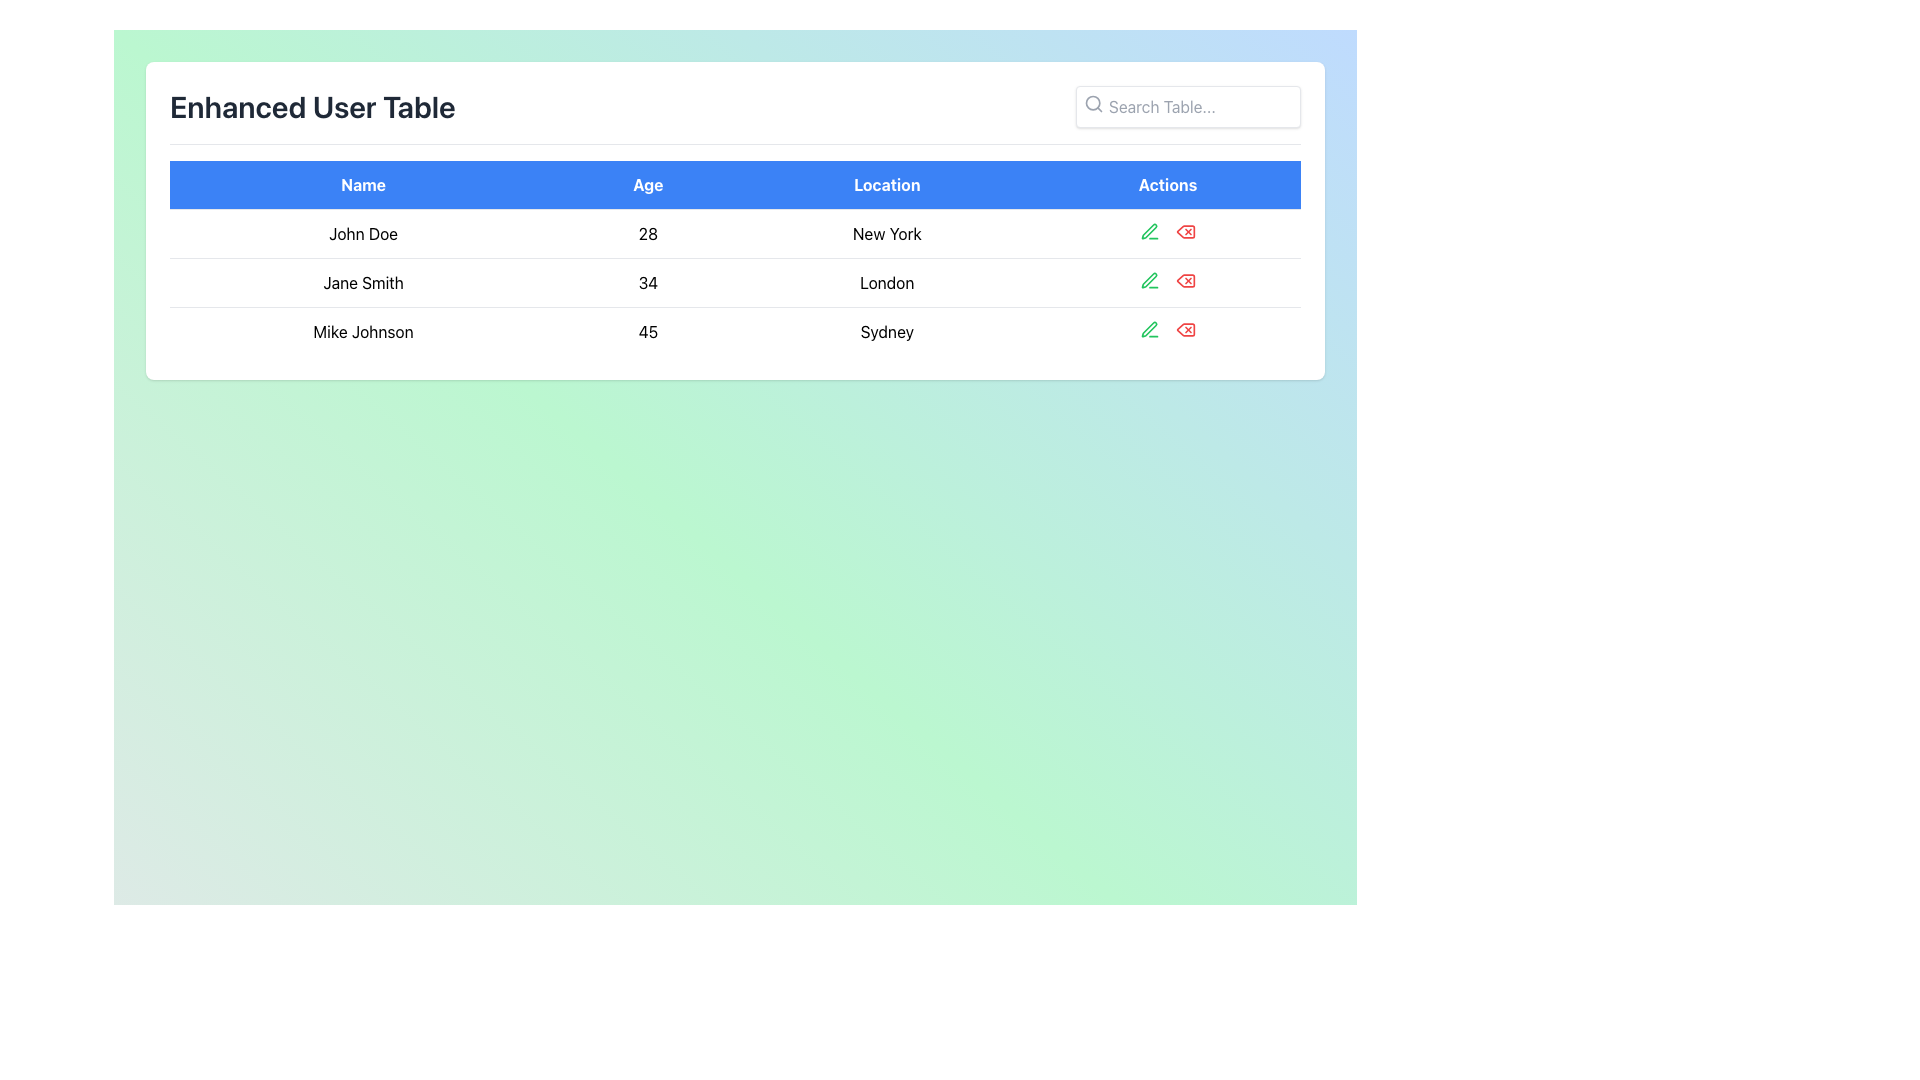 The image size is (1920, 1080). I want to click on the 'delete' icon button located in the 'Actions' column of the last row representing 'Mike Johnson' from Sydney, so click(1185, 329).